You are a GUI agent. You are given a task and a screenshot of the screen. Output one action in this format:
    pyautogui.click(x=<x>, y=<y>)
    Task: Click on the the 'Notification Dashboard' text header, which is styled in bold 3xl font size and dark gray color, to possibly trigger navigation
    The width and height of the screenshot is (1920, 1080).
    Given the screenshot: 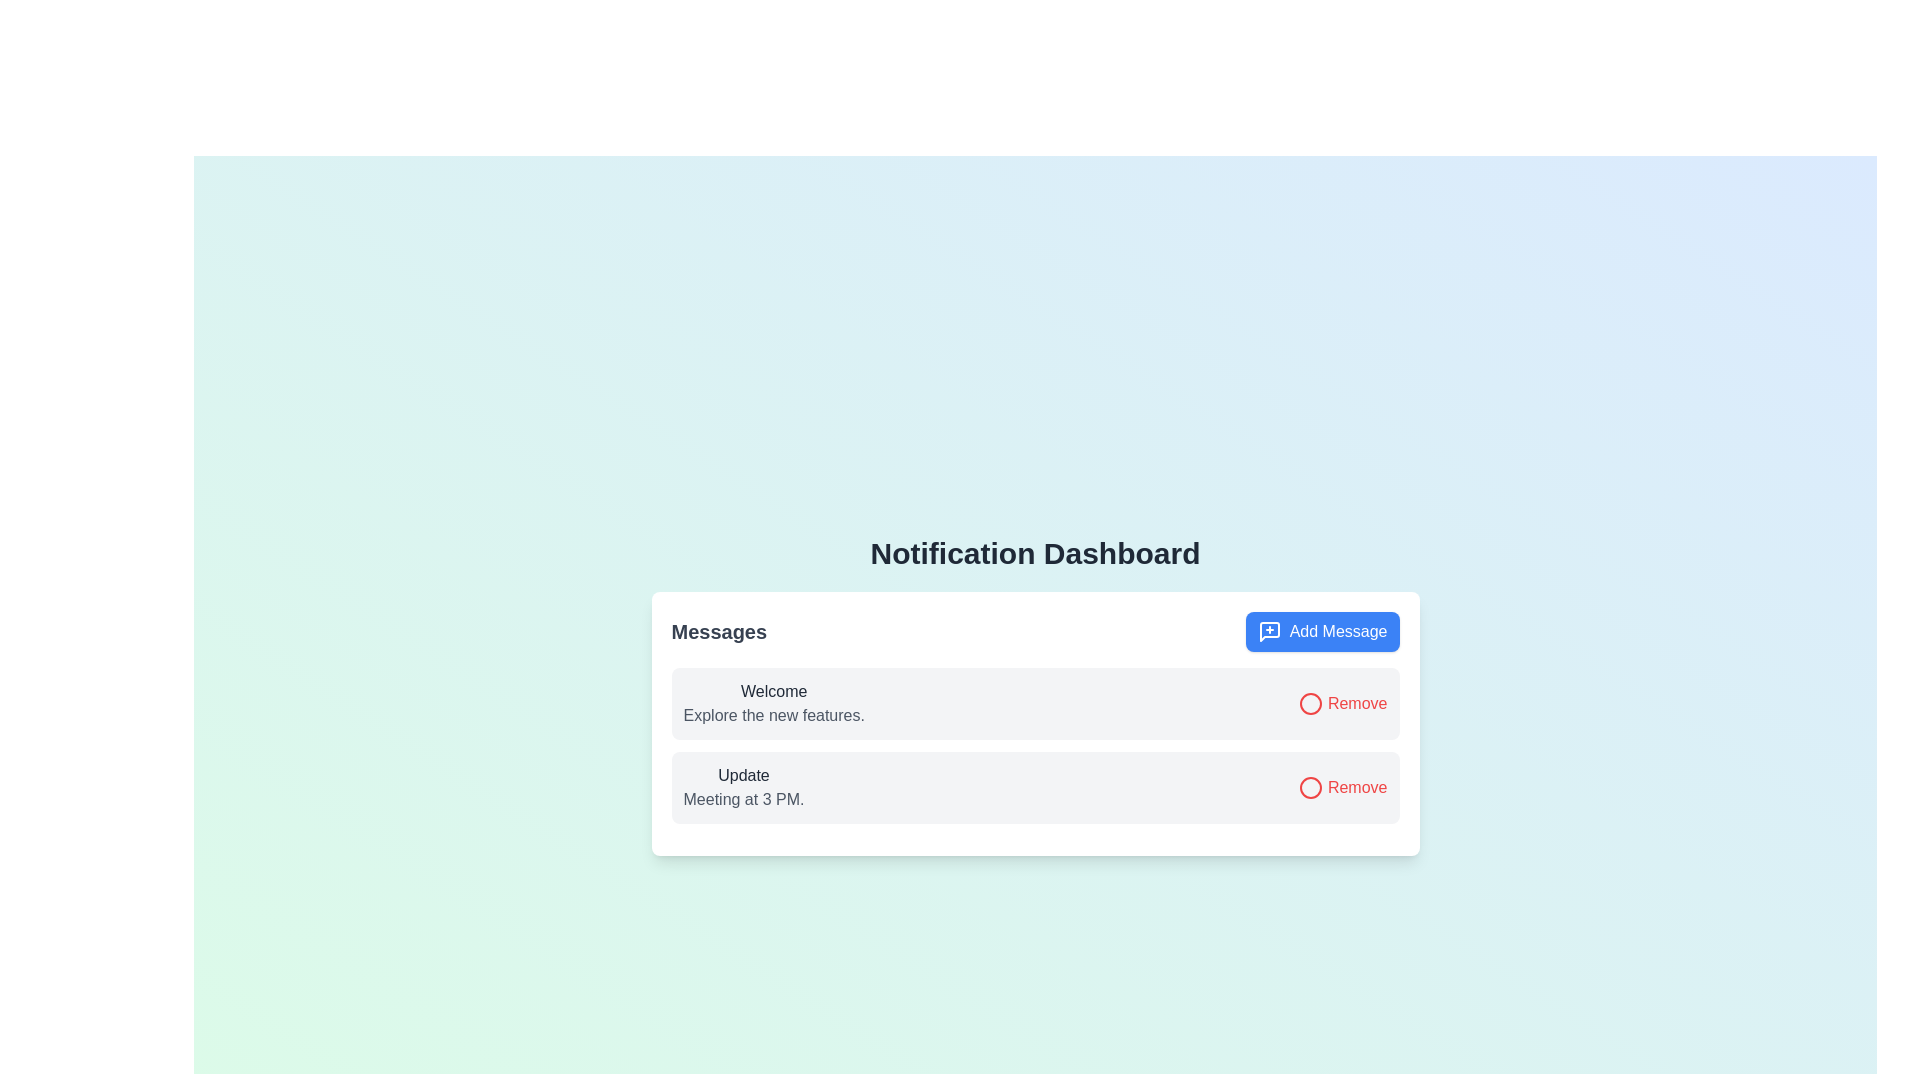 What is the action you would take?
    pyautogui.click(x=1035, y=554)
    